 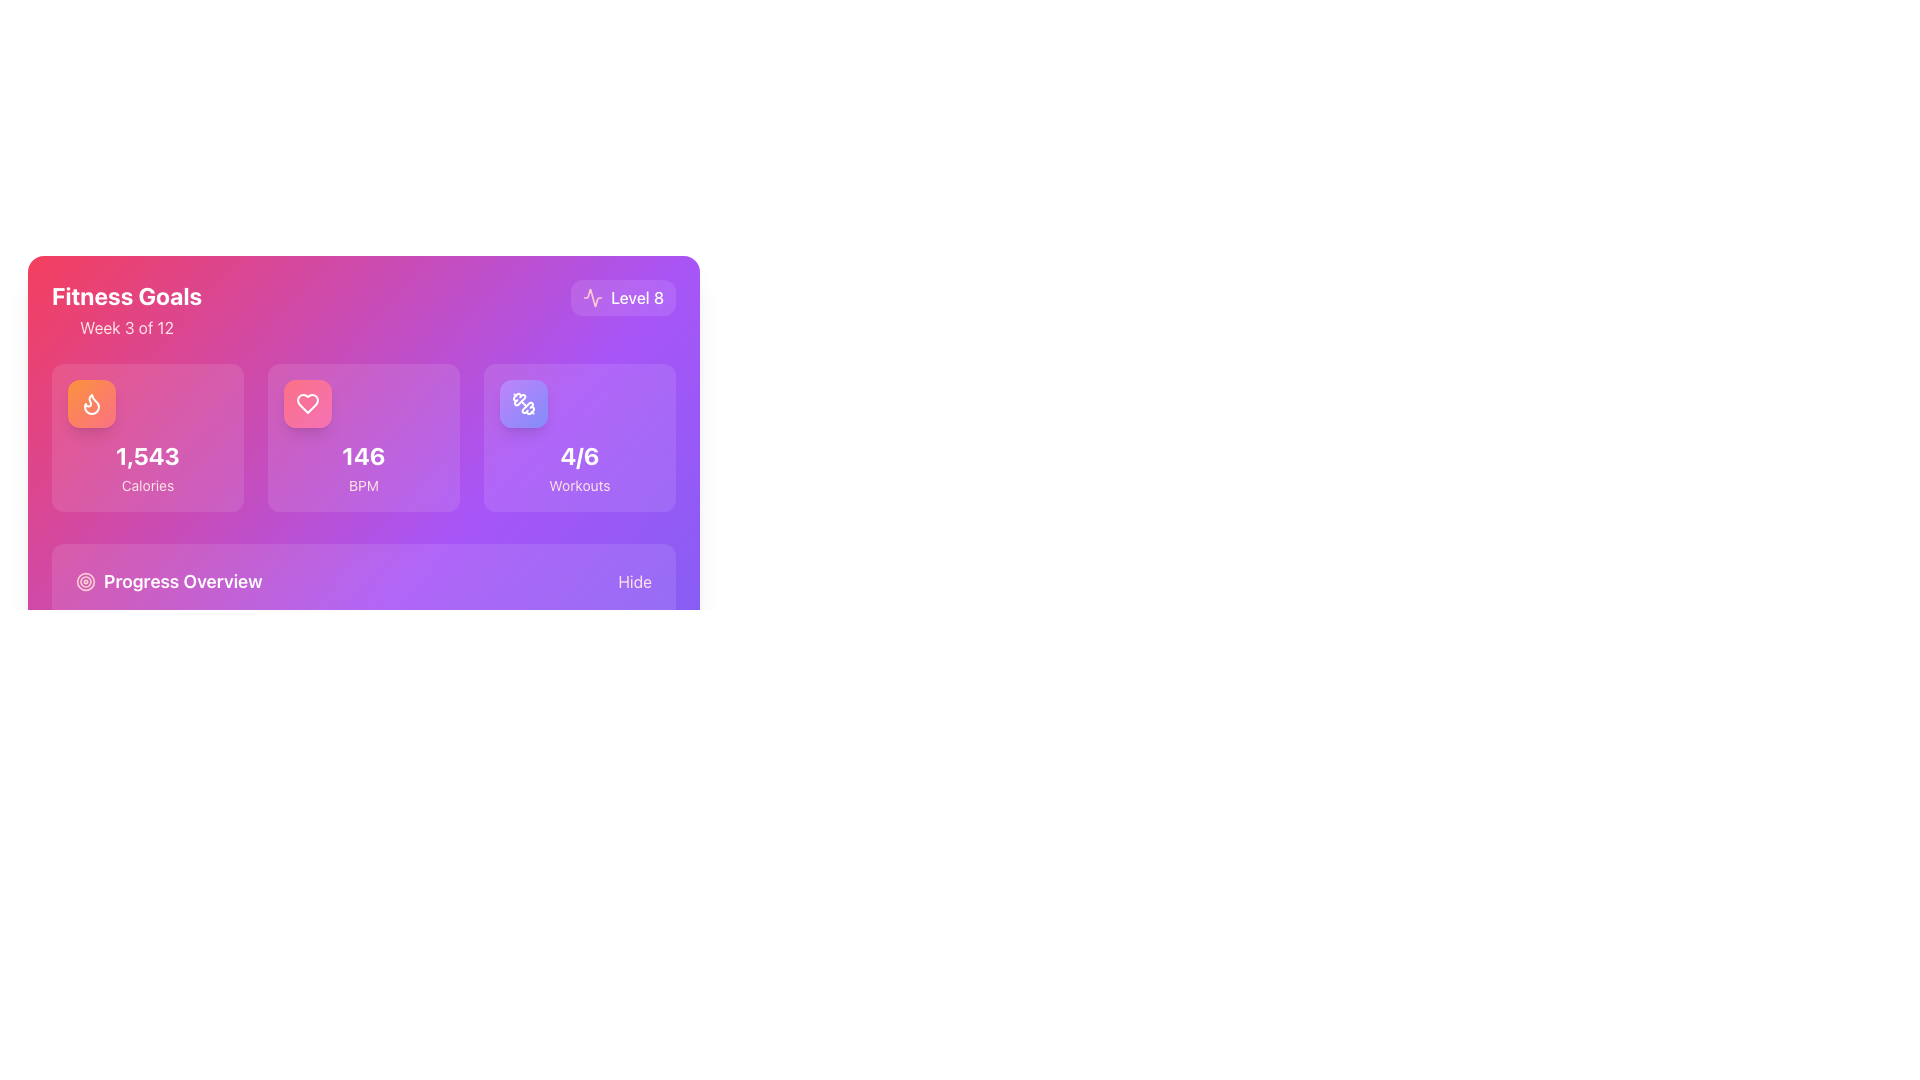 What do you see at coordinates (306, 404) in the screenshot?
I see `the heart rate metric icon, which visually represents BPM and is located at the top-left of the card displaying the value '146'` at bounding box center [306, 404].